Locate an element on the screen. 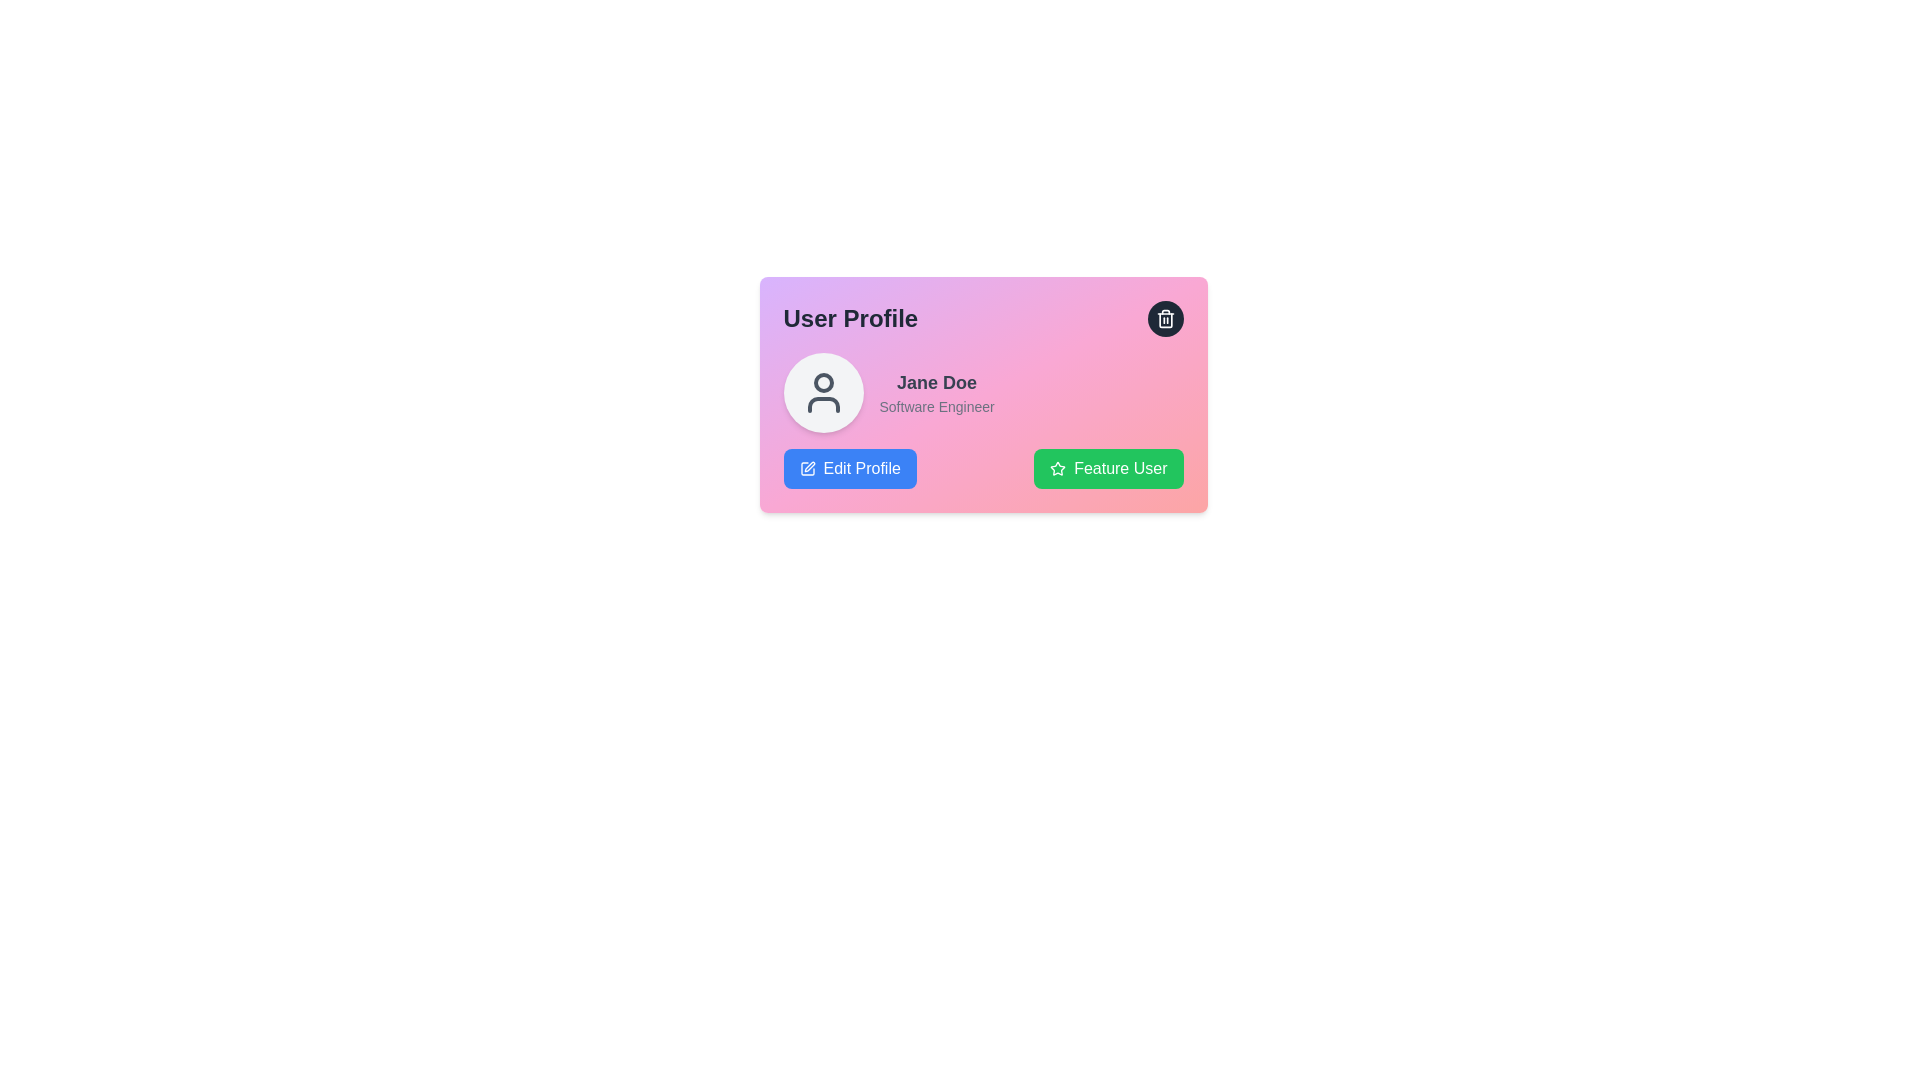 This screenshot has height=1080, width=1920. text block that provides information about the user's profile details, including the name and role, located in the user profile card above the buttons labeled 'Edit Profile' and 'Feature User' is located at coordinates (936, 393).